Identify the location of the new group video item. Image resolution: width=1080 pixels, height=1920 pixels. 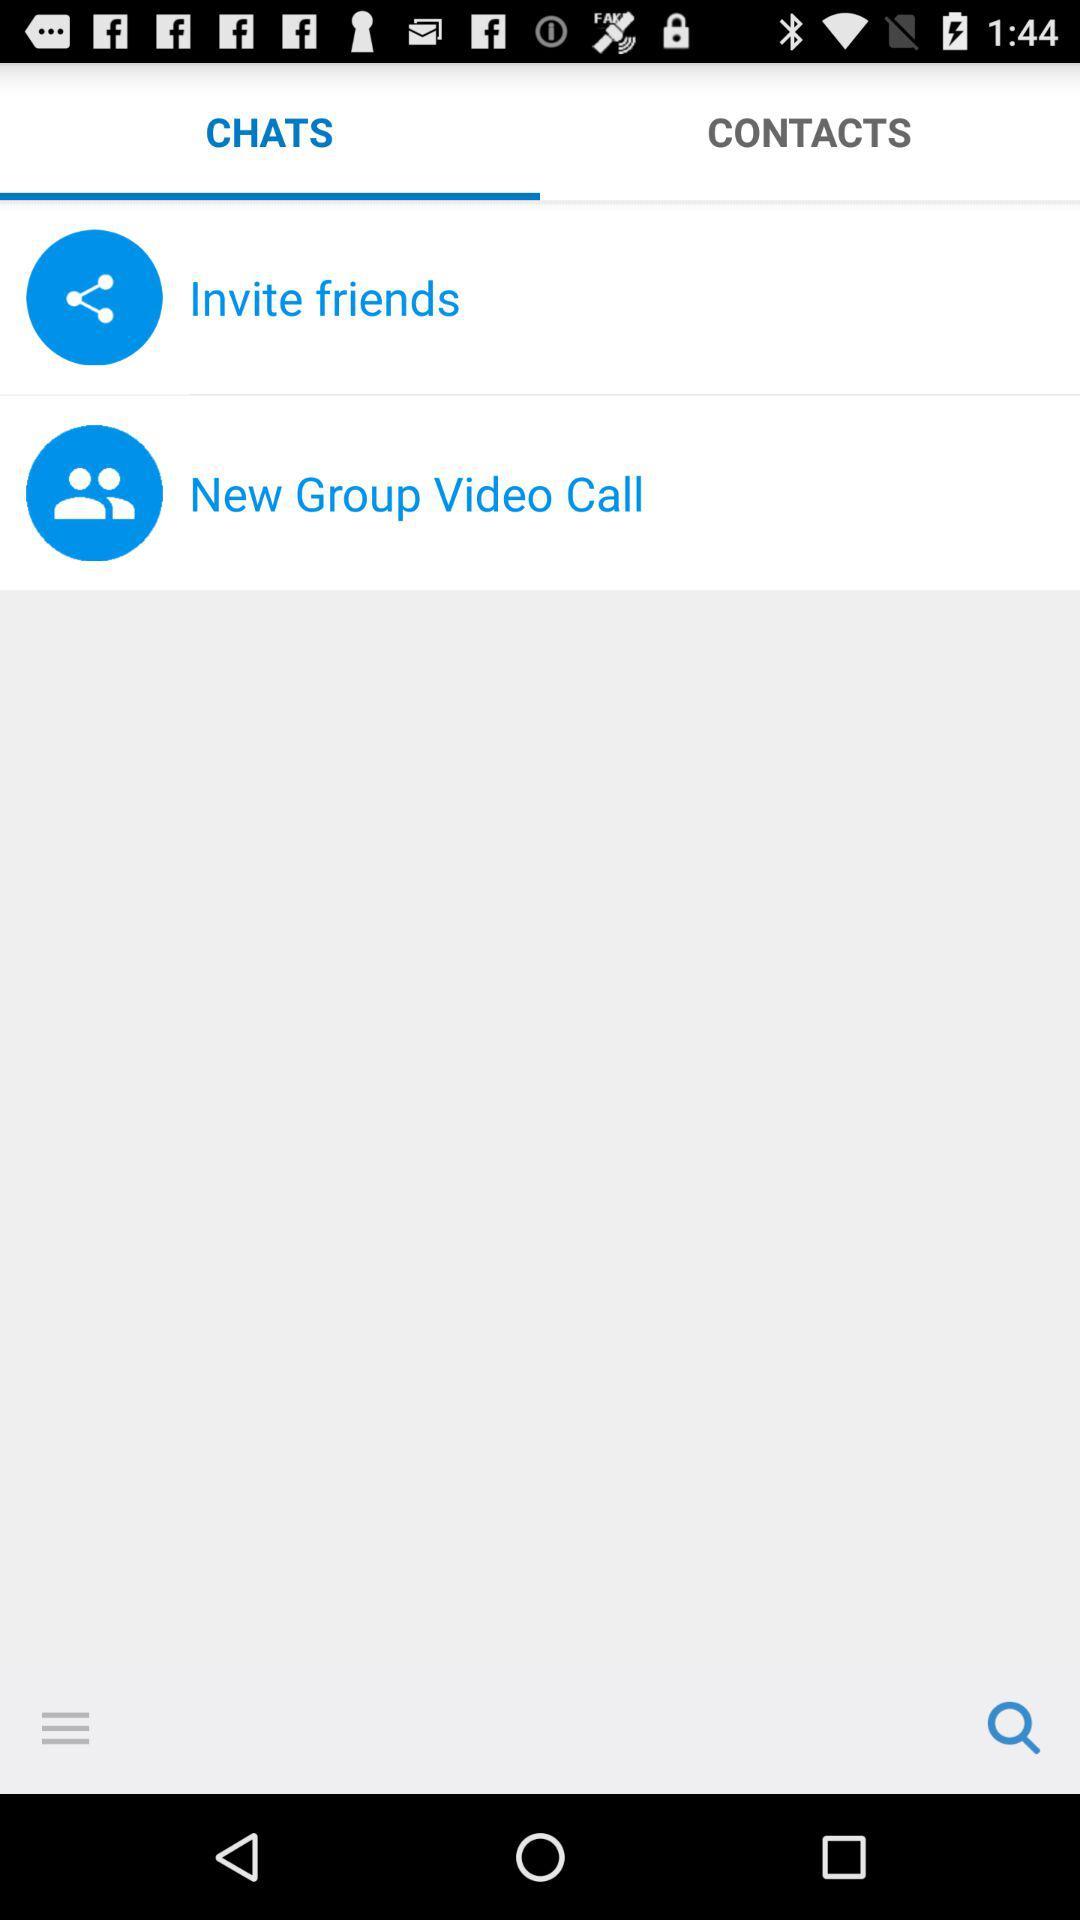
(634, 493).